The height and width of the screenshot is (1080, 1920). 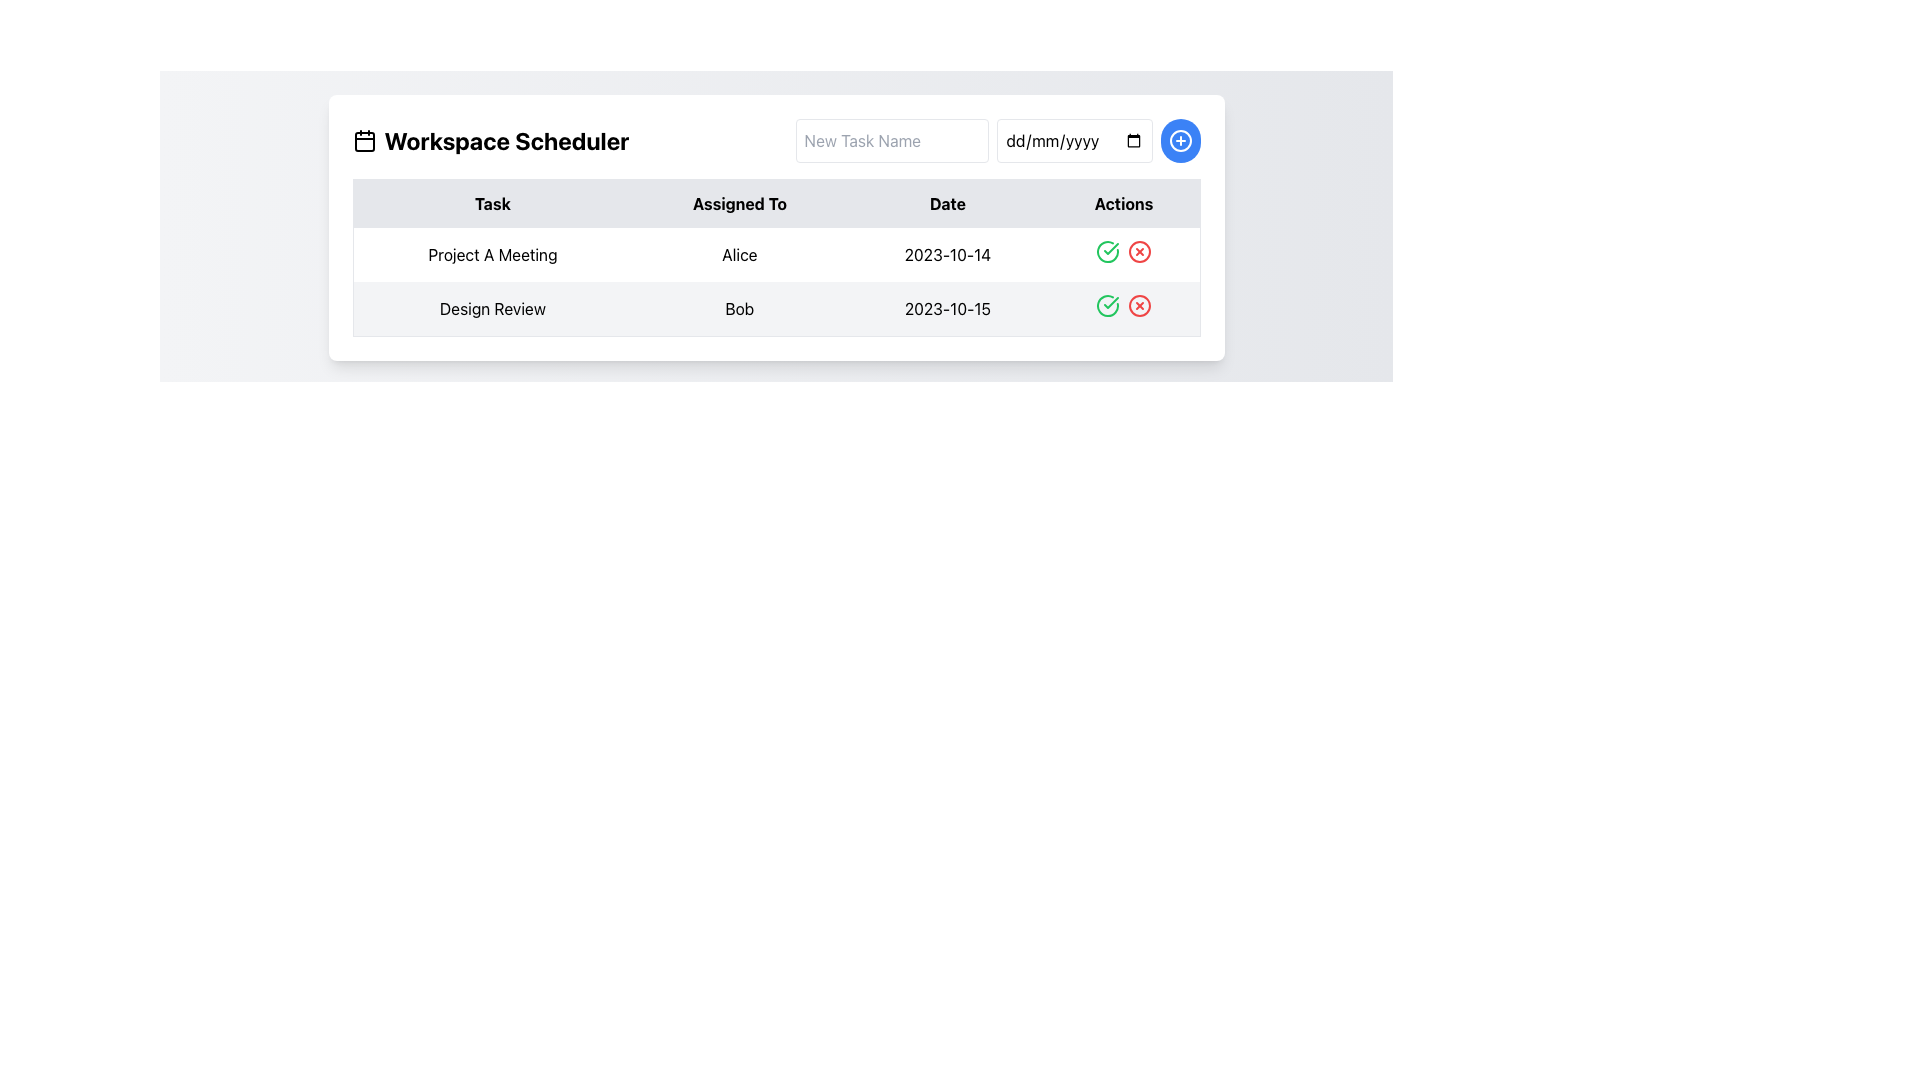 What do you see at coordinates (891, 140) in the screenshot?
I see `the text input field labeled 'New Task Name'` at bounding box center [891, 140].